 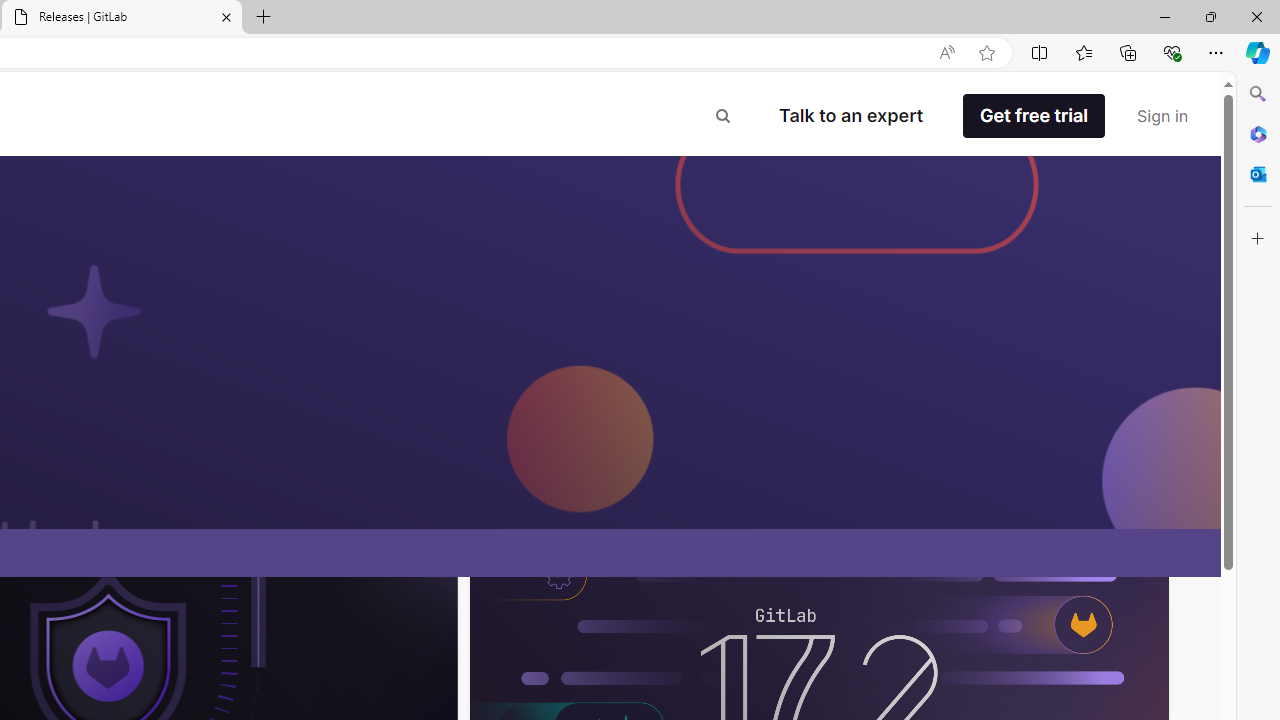 What do you see at coordinates (1033, 116) in the screenshot?
I see `'Get free trial'` at bounding box center [1033, 116].